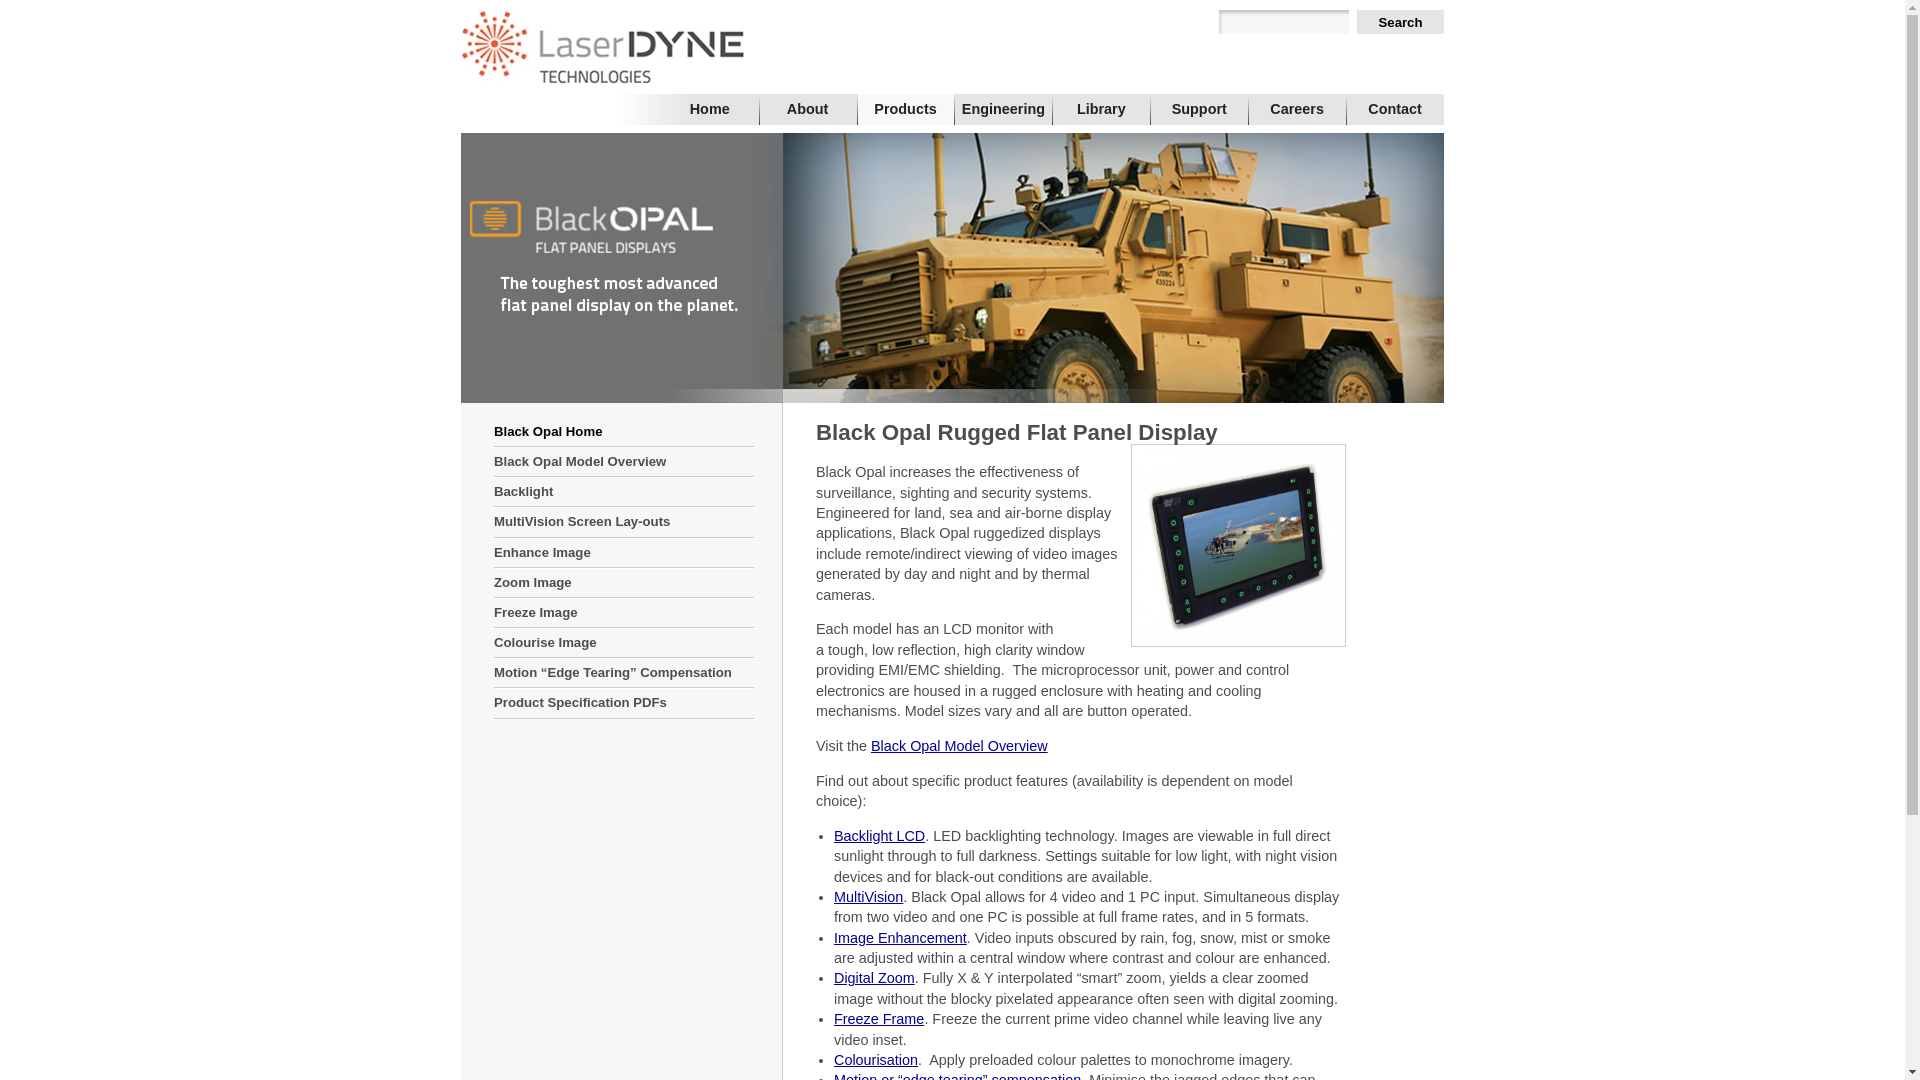 This screenshot has height=1080, width=1920. Describe the element at coordinates (876, 1059) in the screenshot. I see `'Colourisation'` at that location.